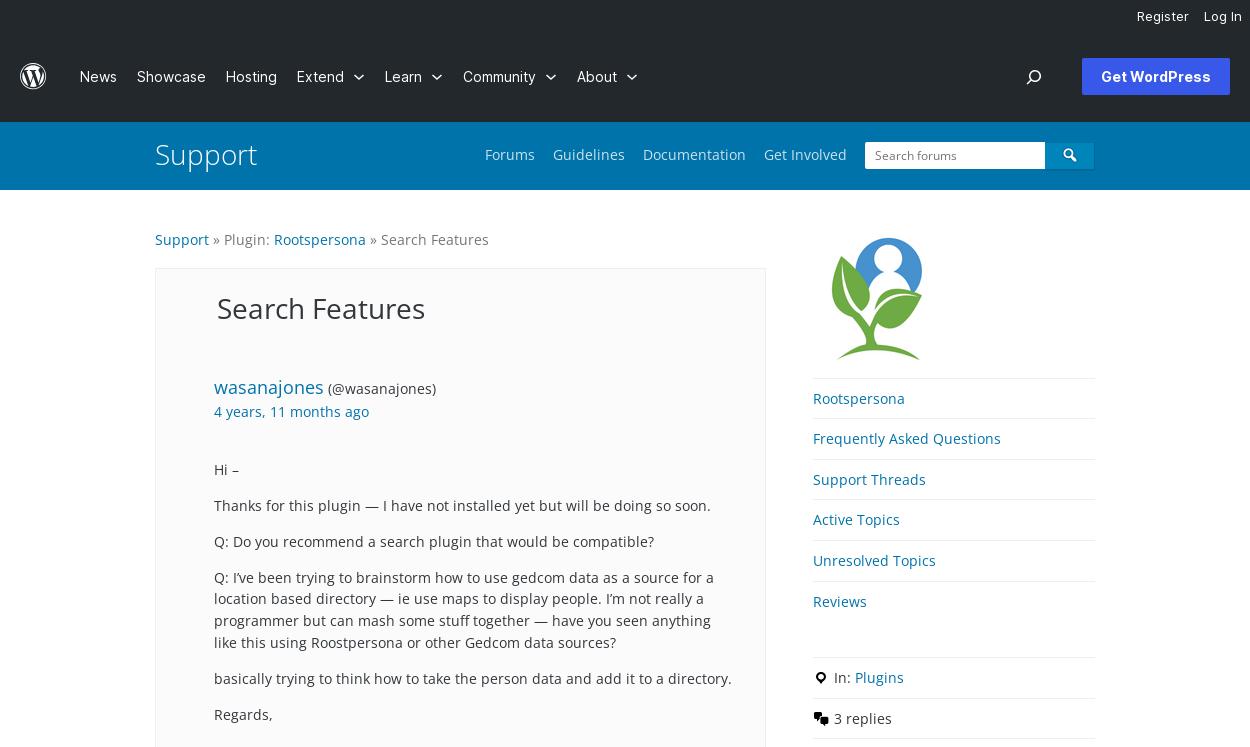 This screenshot has height=747, width=1250. I want to click on 'Hosting', so click(251, 75).